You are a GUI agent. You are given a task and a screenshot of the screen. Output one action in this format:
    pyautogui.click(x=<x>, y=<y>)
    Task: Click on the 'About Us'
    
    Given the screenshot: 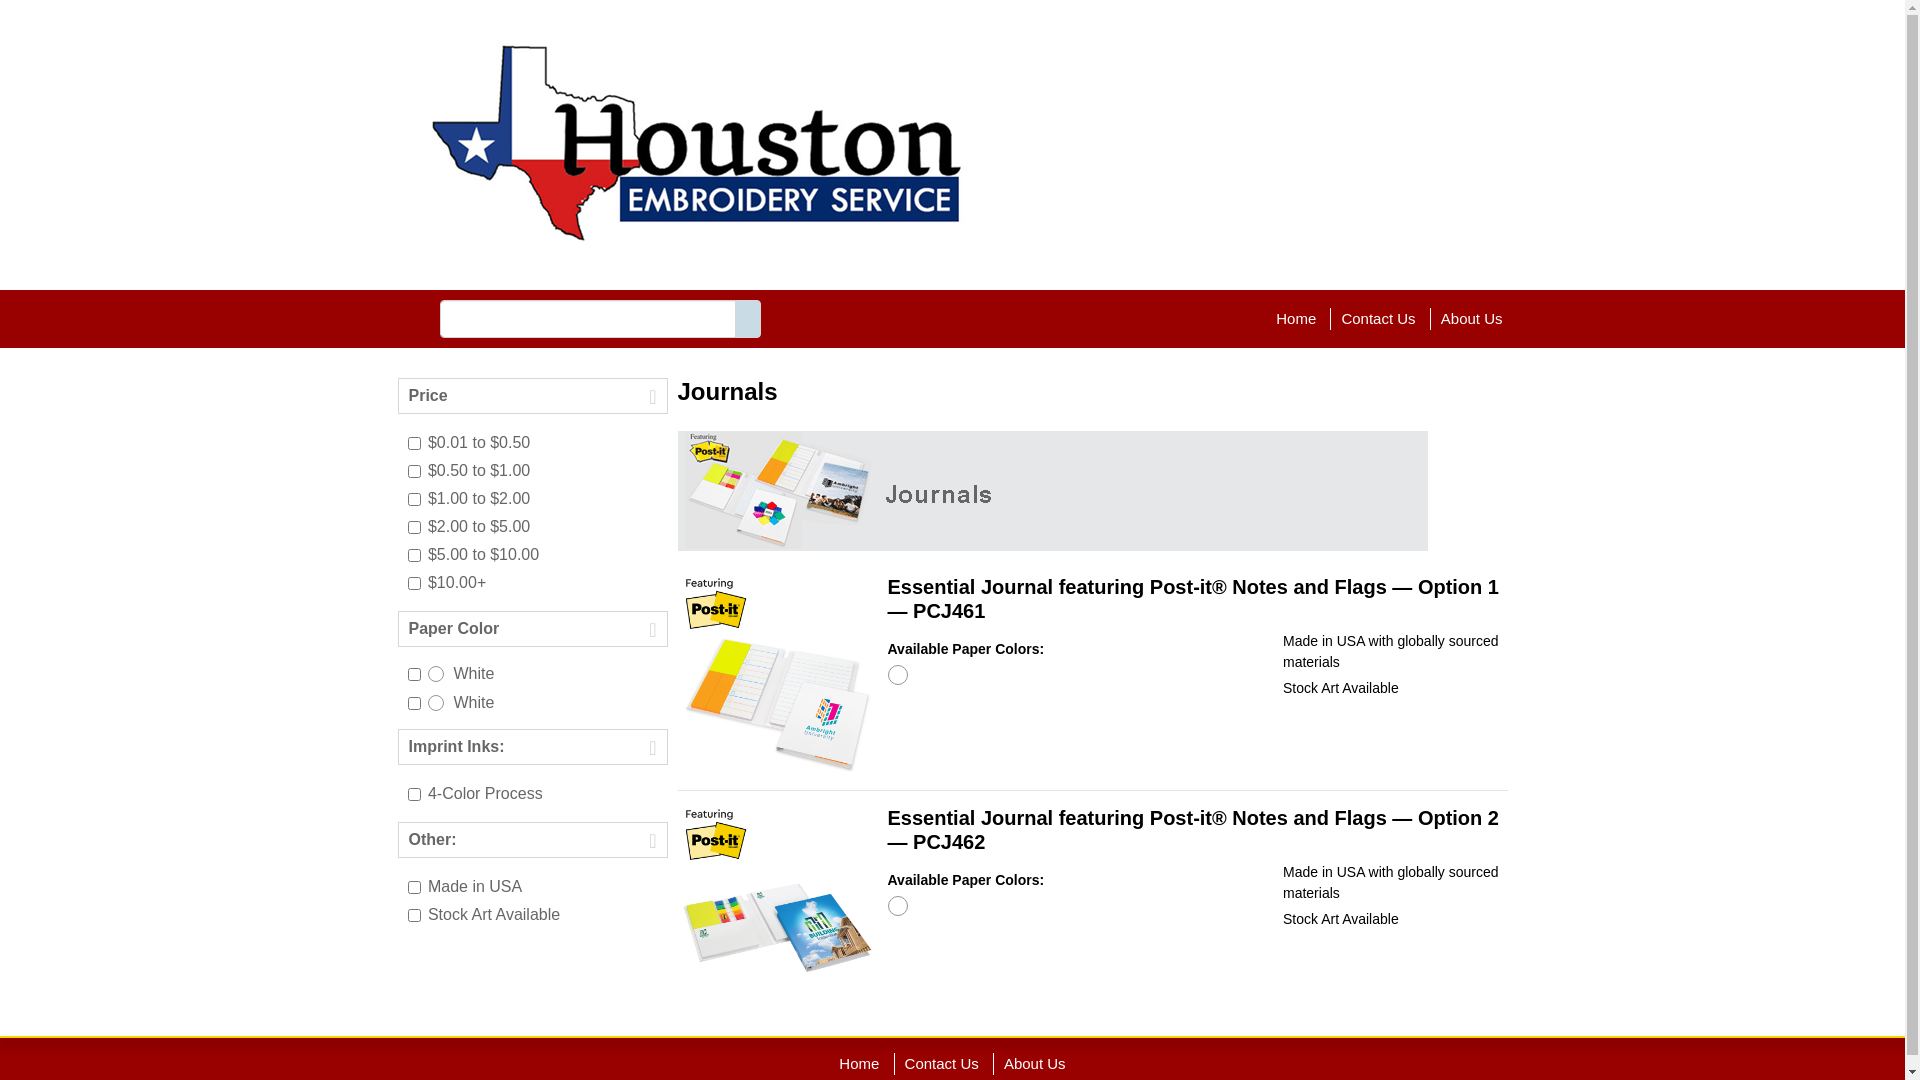 What is the action you would take?
    pyautogui.click(x=1035, y=1062)
    